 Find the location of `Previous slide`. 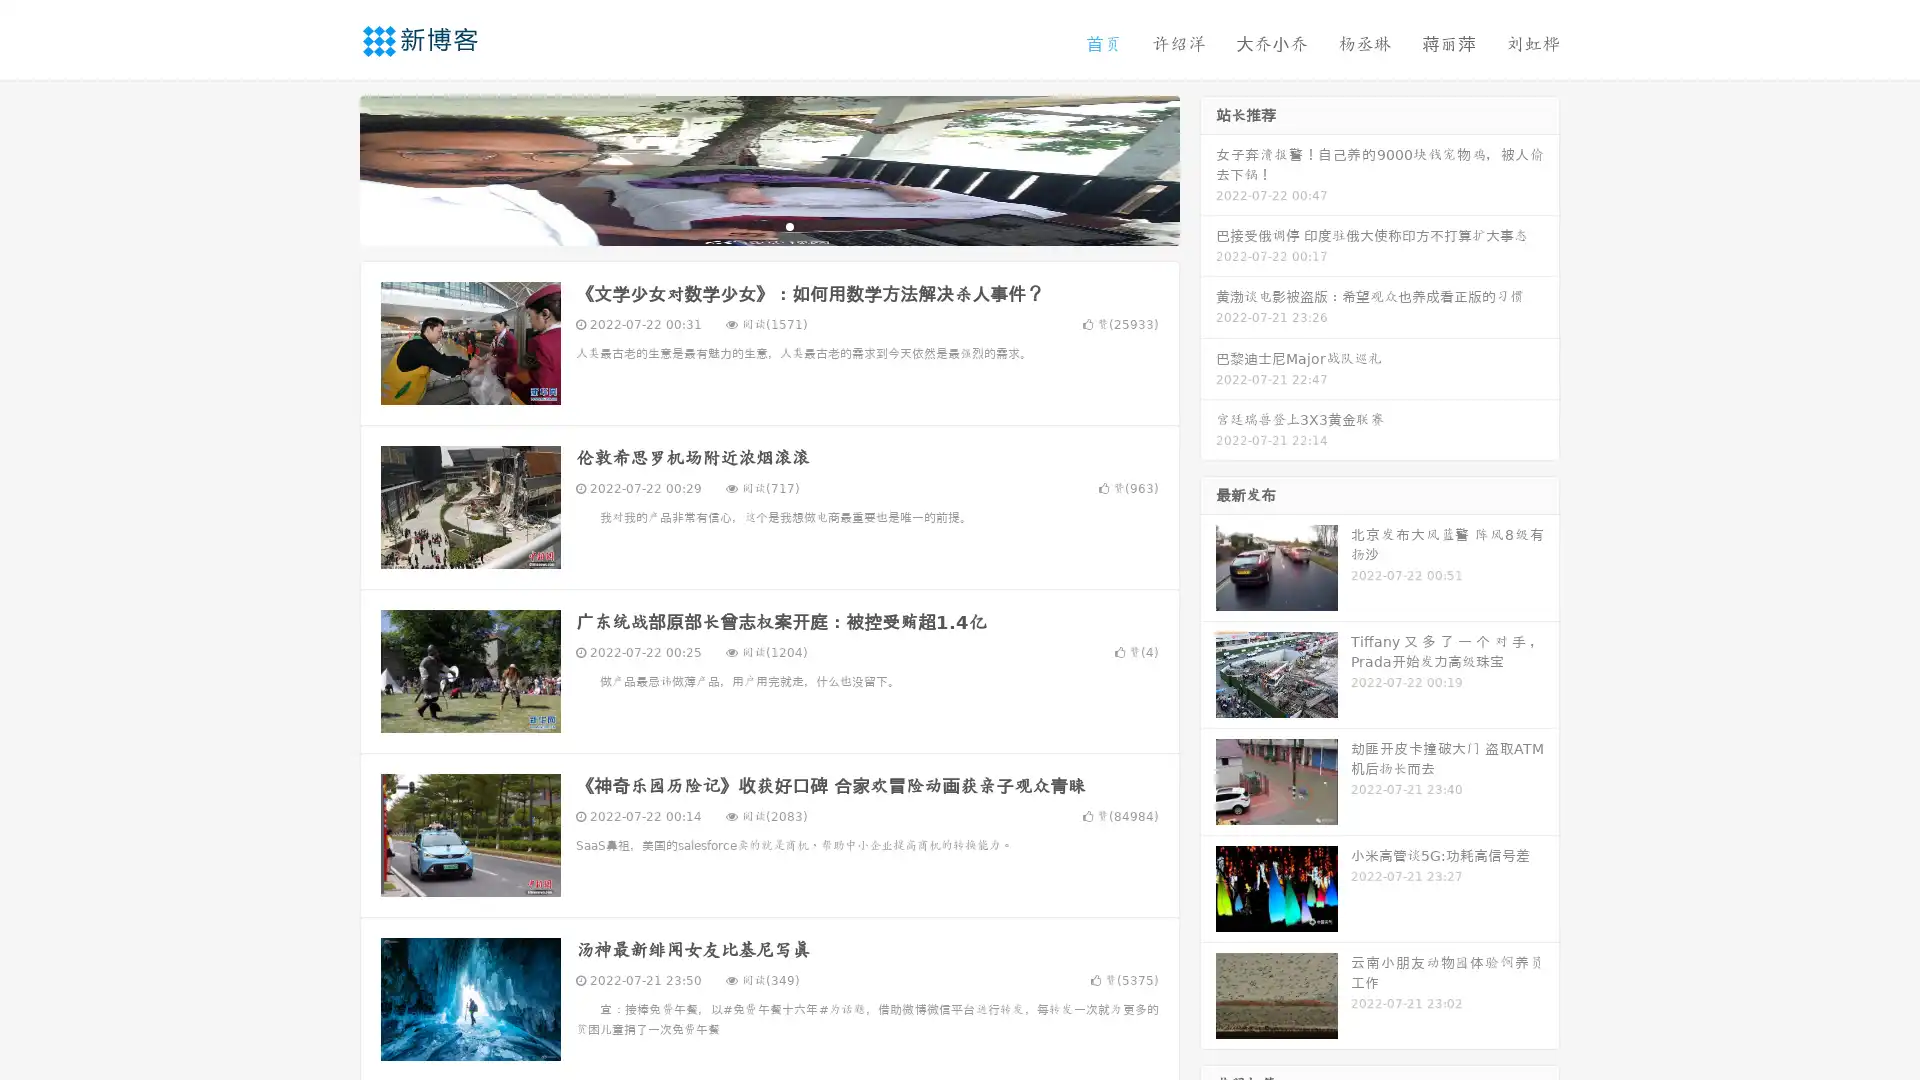

Previous slide is located at coordinates (330, 168).